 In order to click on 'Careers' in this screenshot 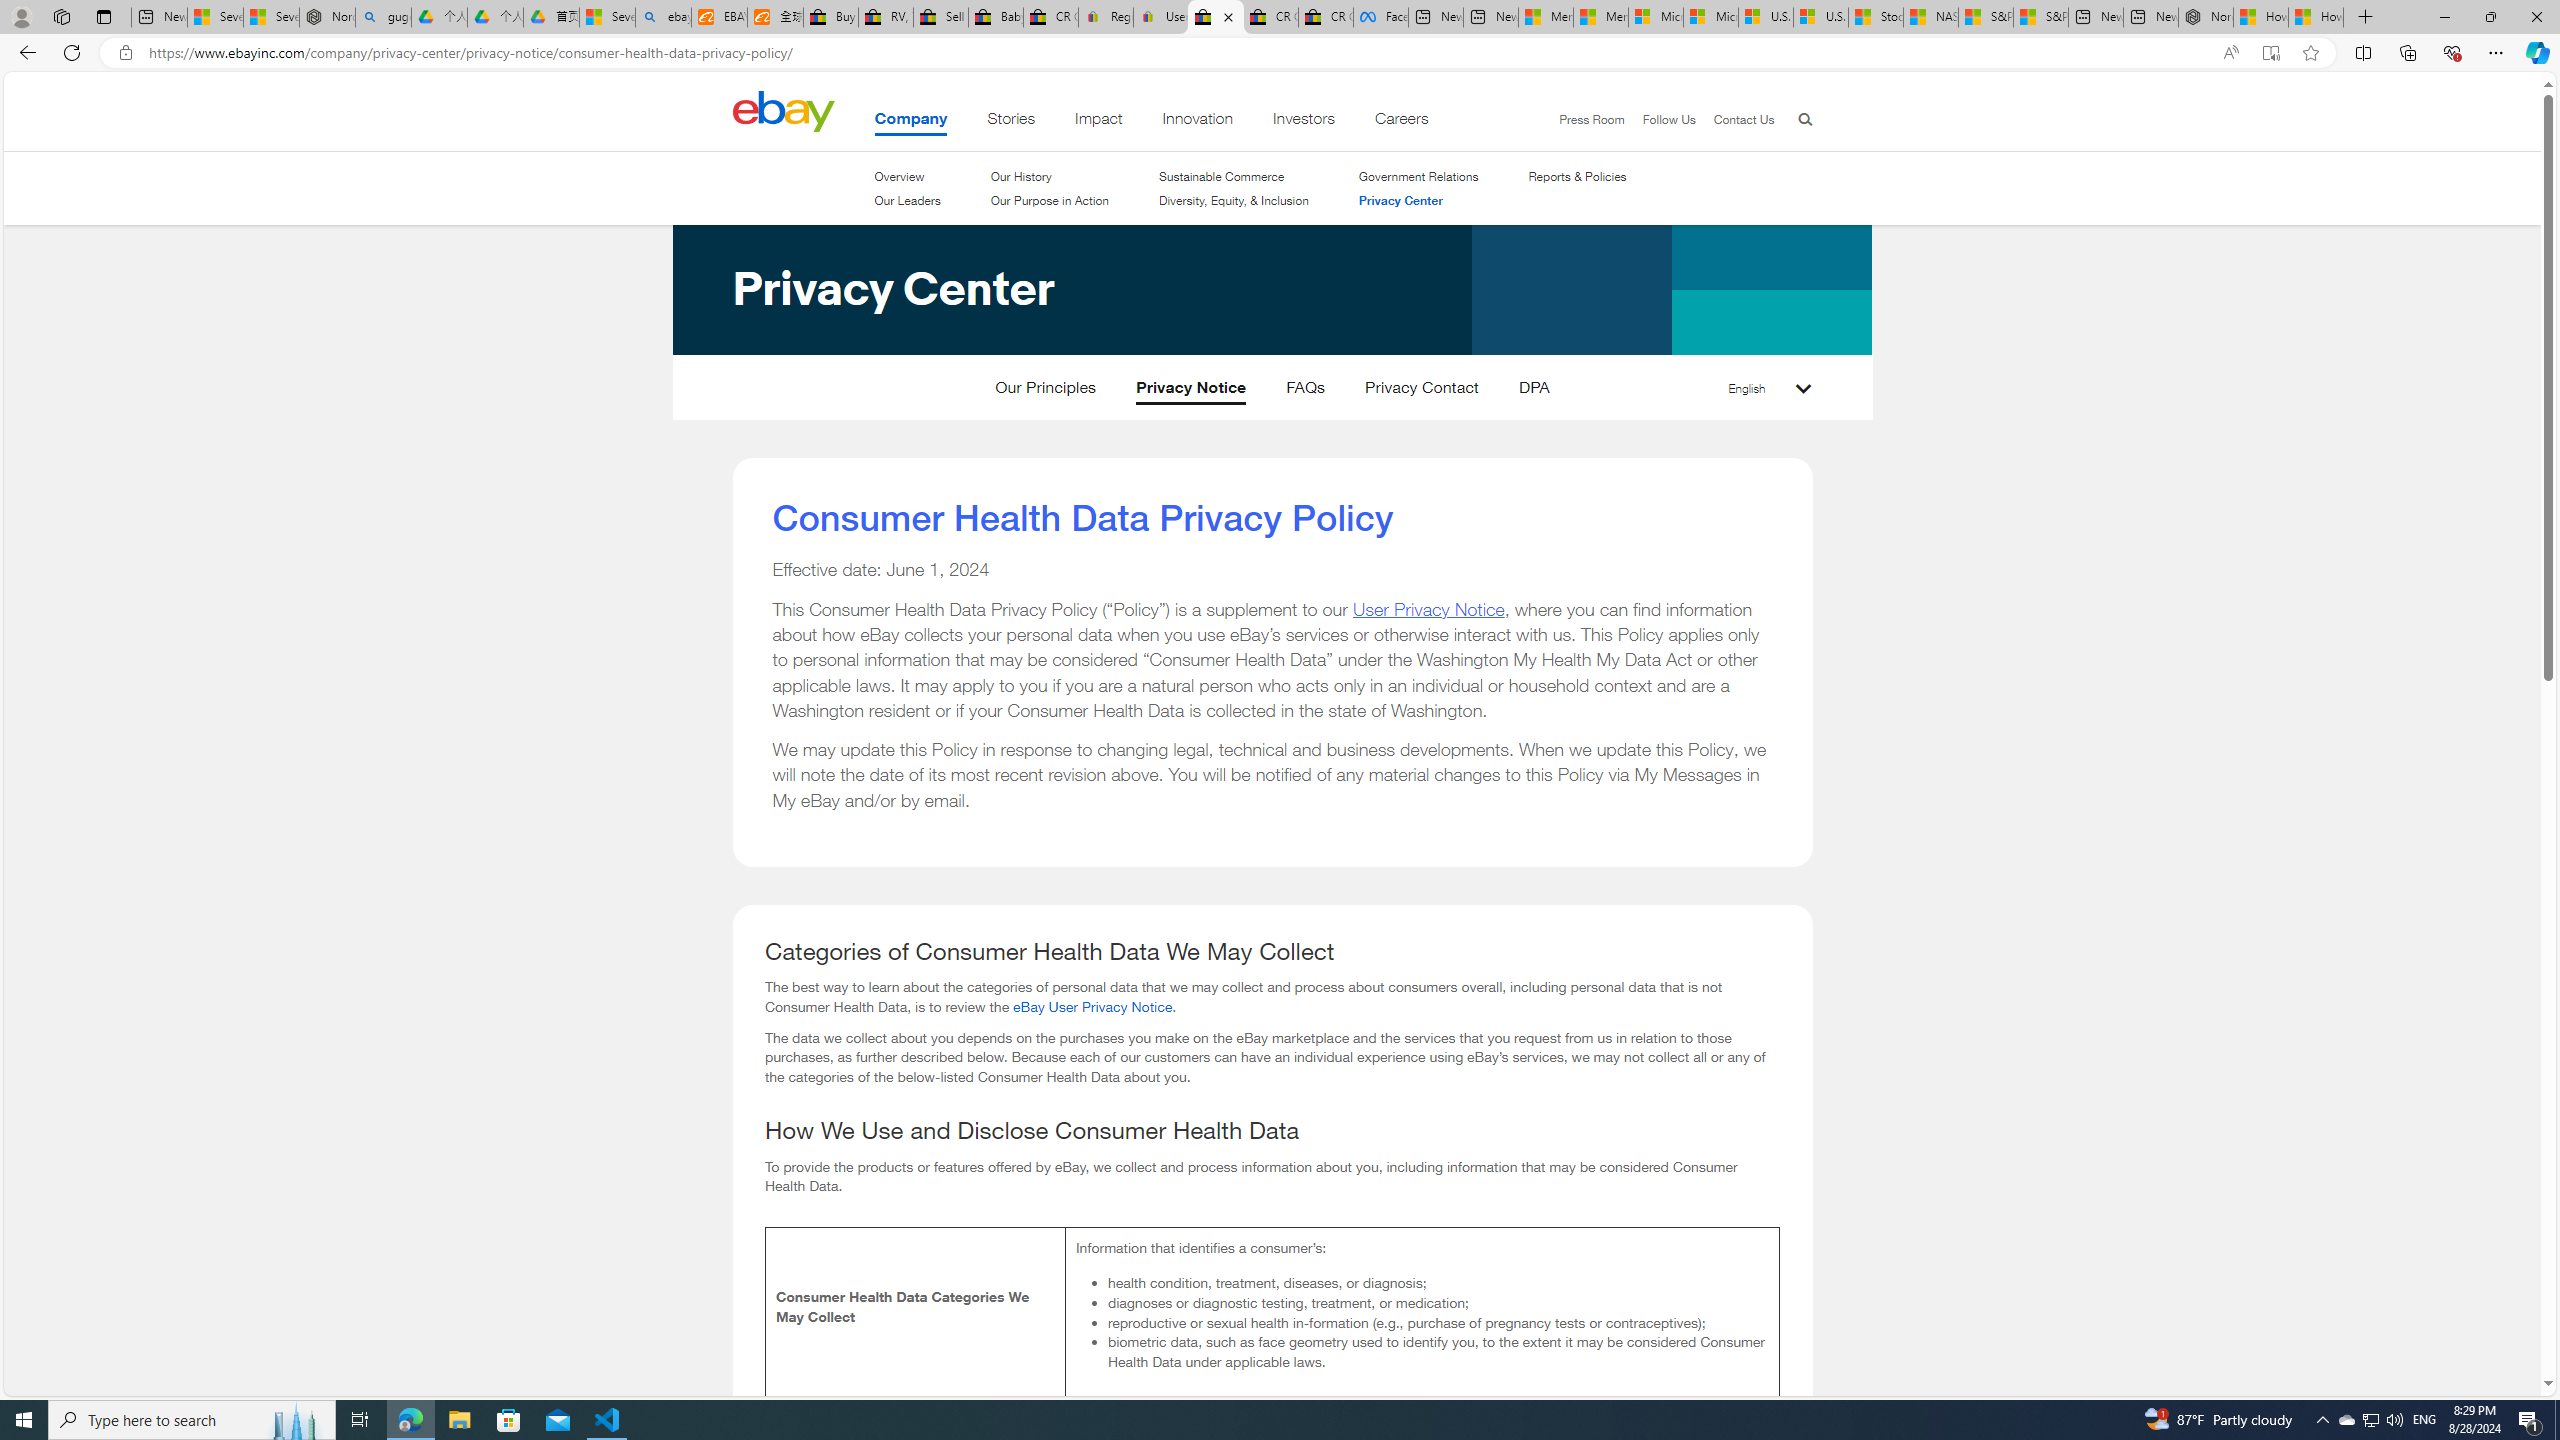, I will do `click(1401, 122)`.